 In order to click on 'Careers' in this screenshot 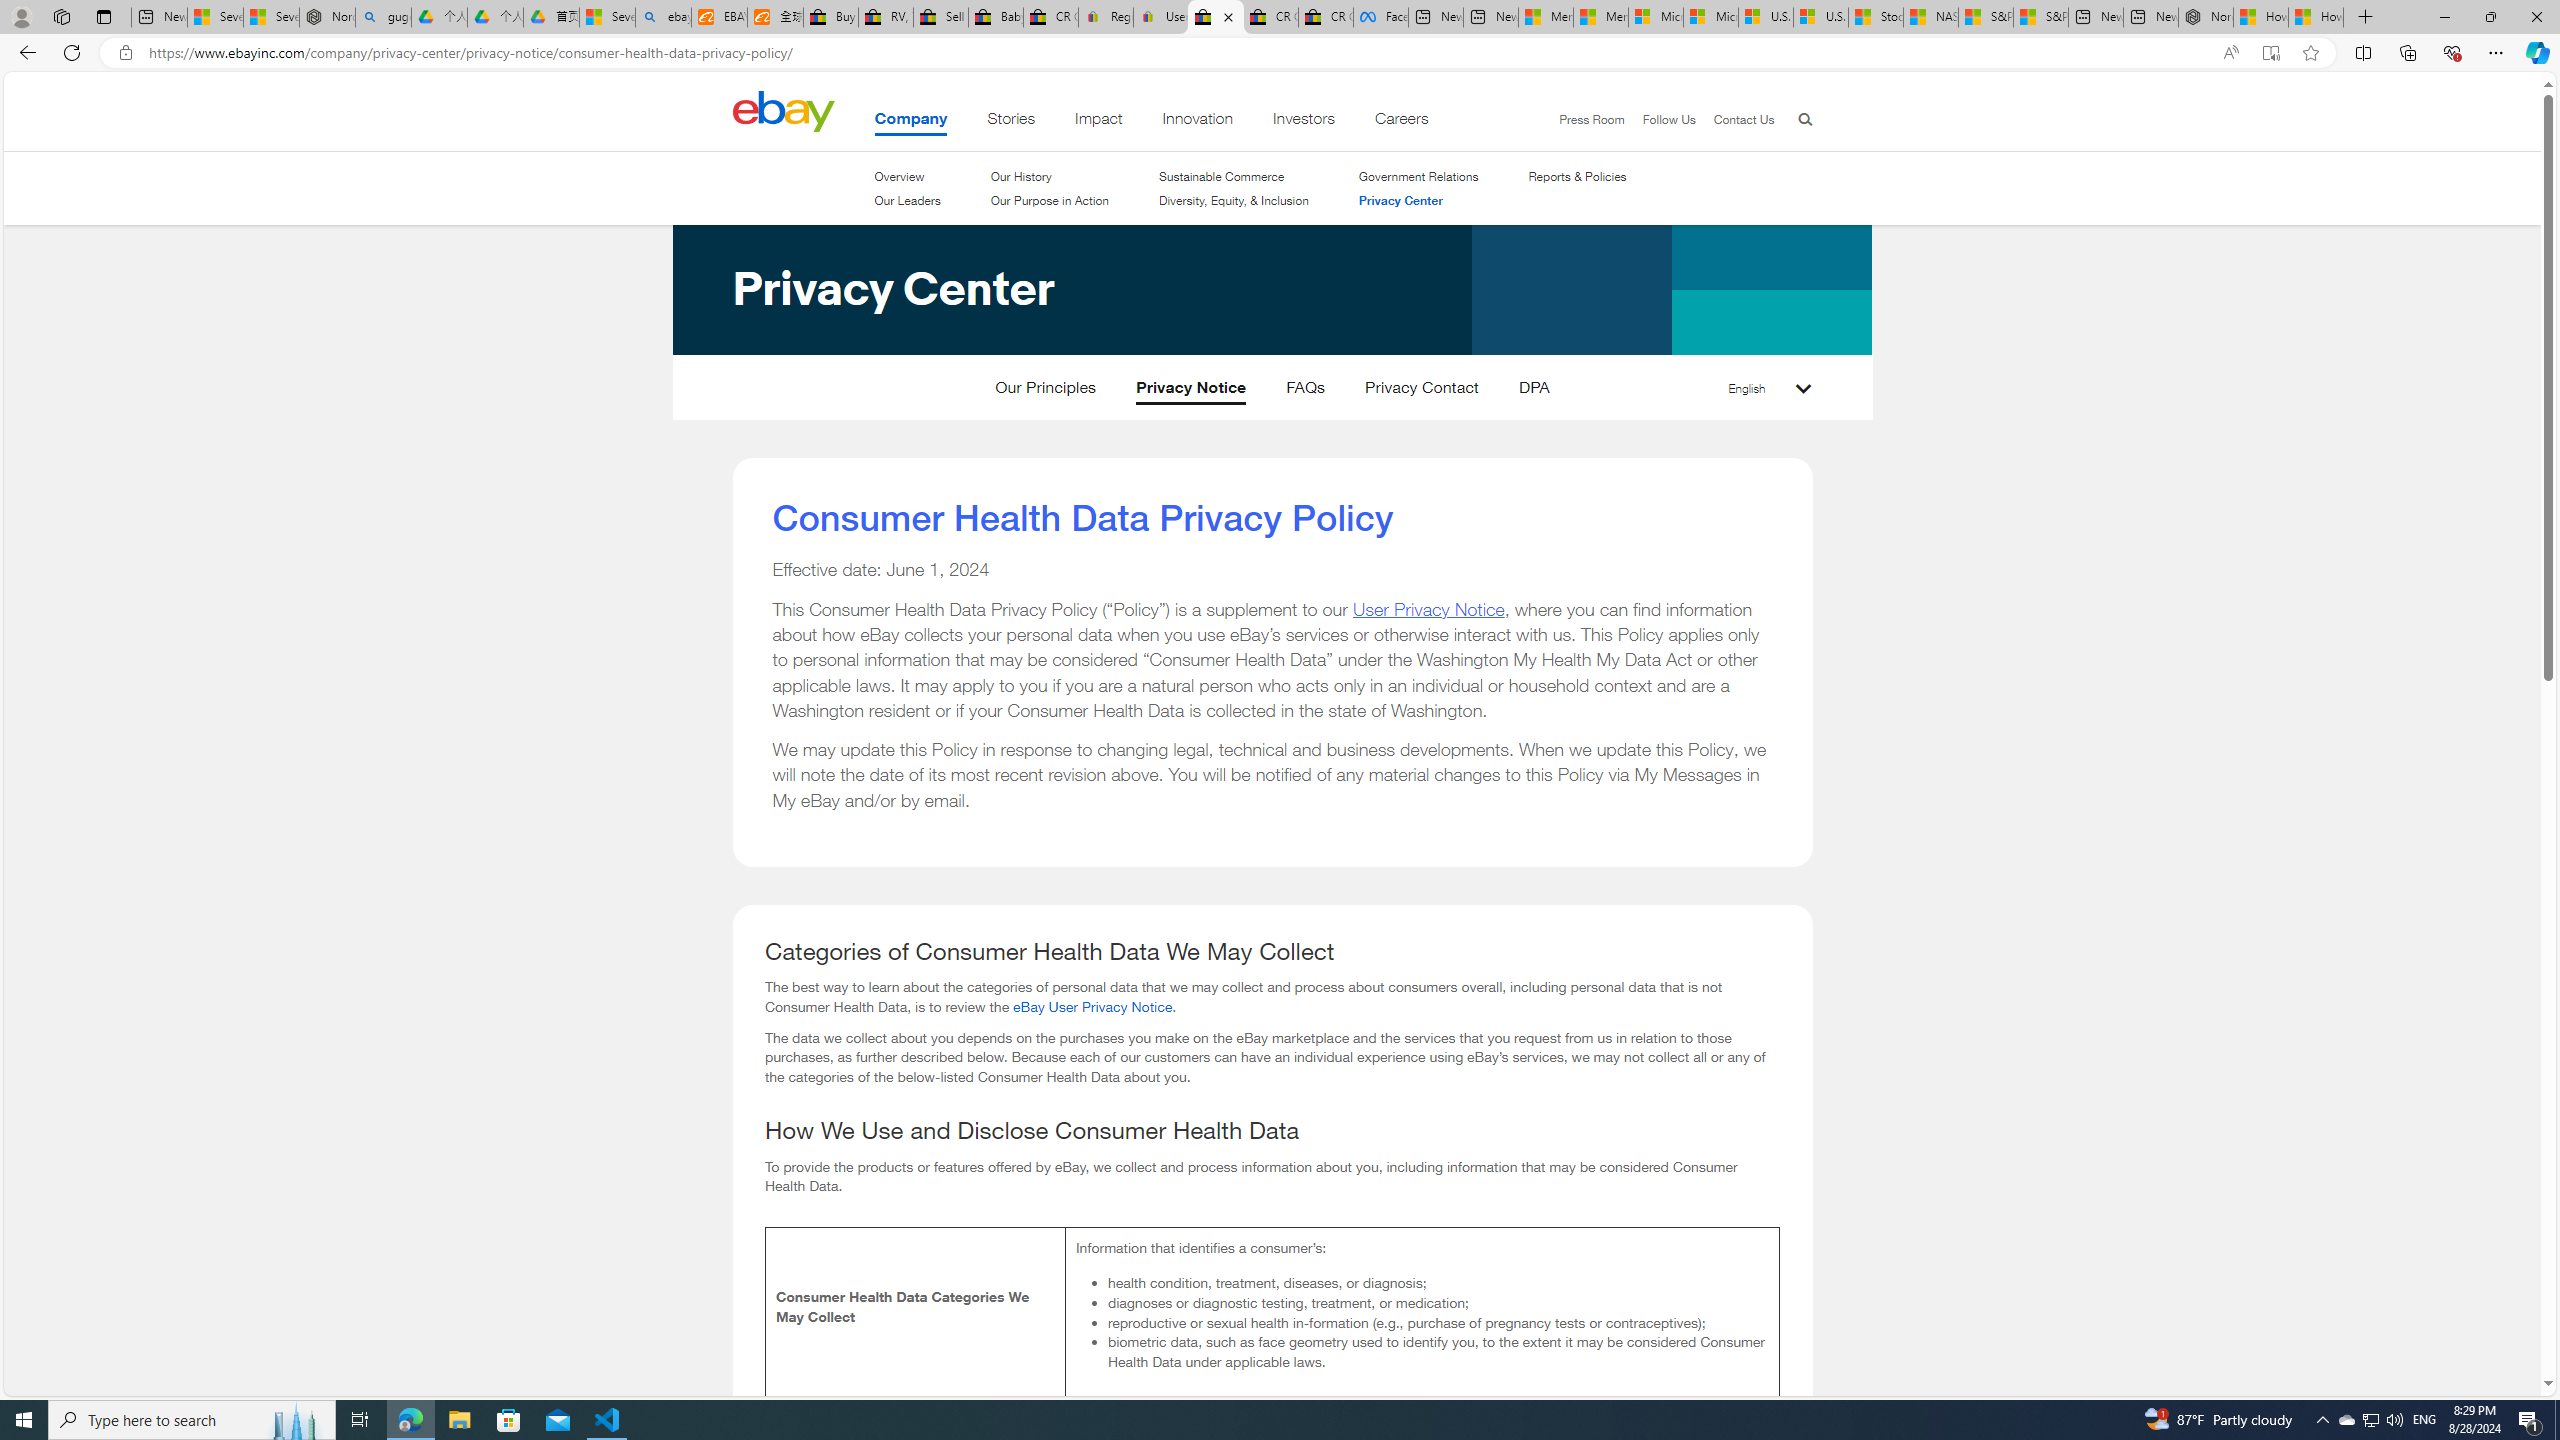, I will do `click(1401, 122)`.